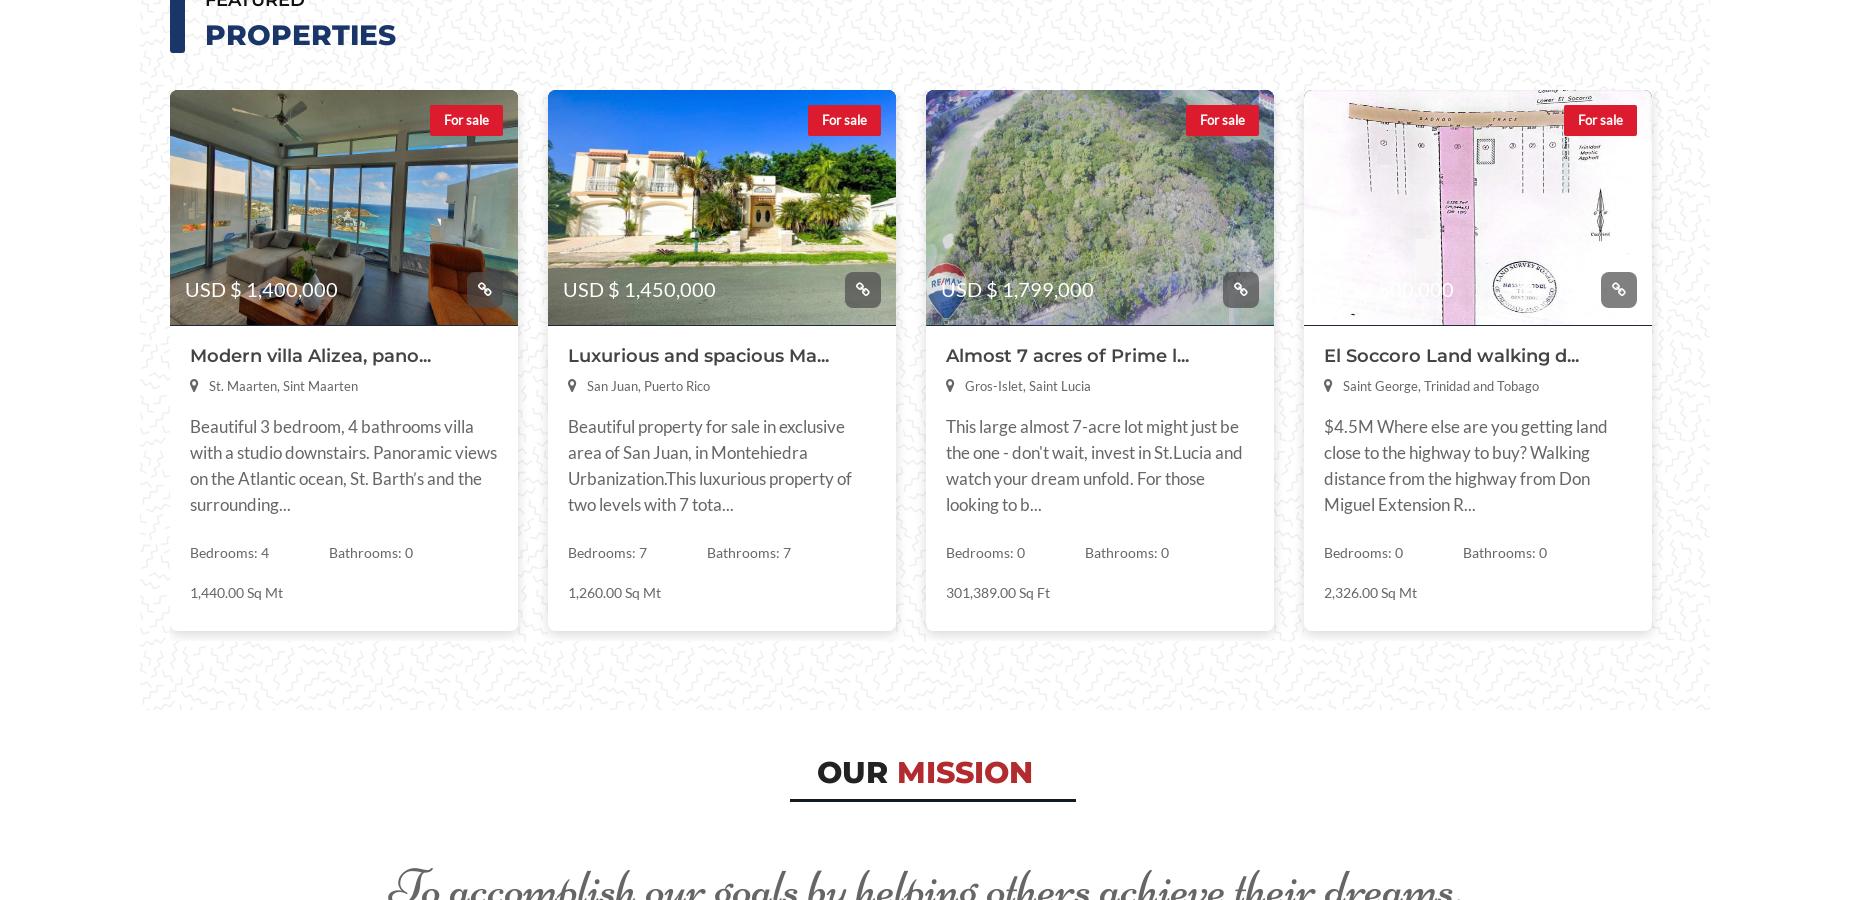 The image size is (1850, 900). Describe the element at coordinates (1451, 356) in the screenshot. I see `'El Soccoro Land walking d...'` at that location.